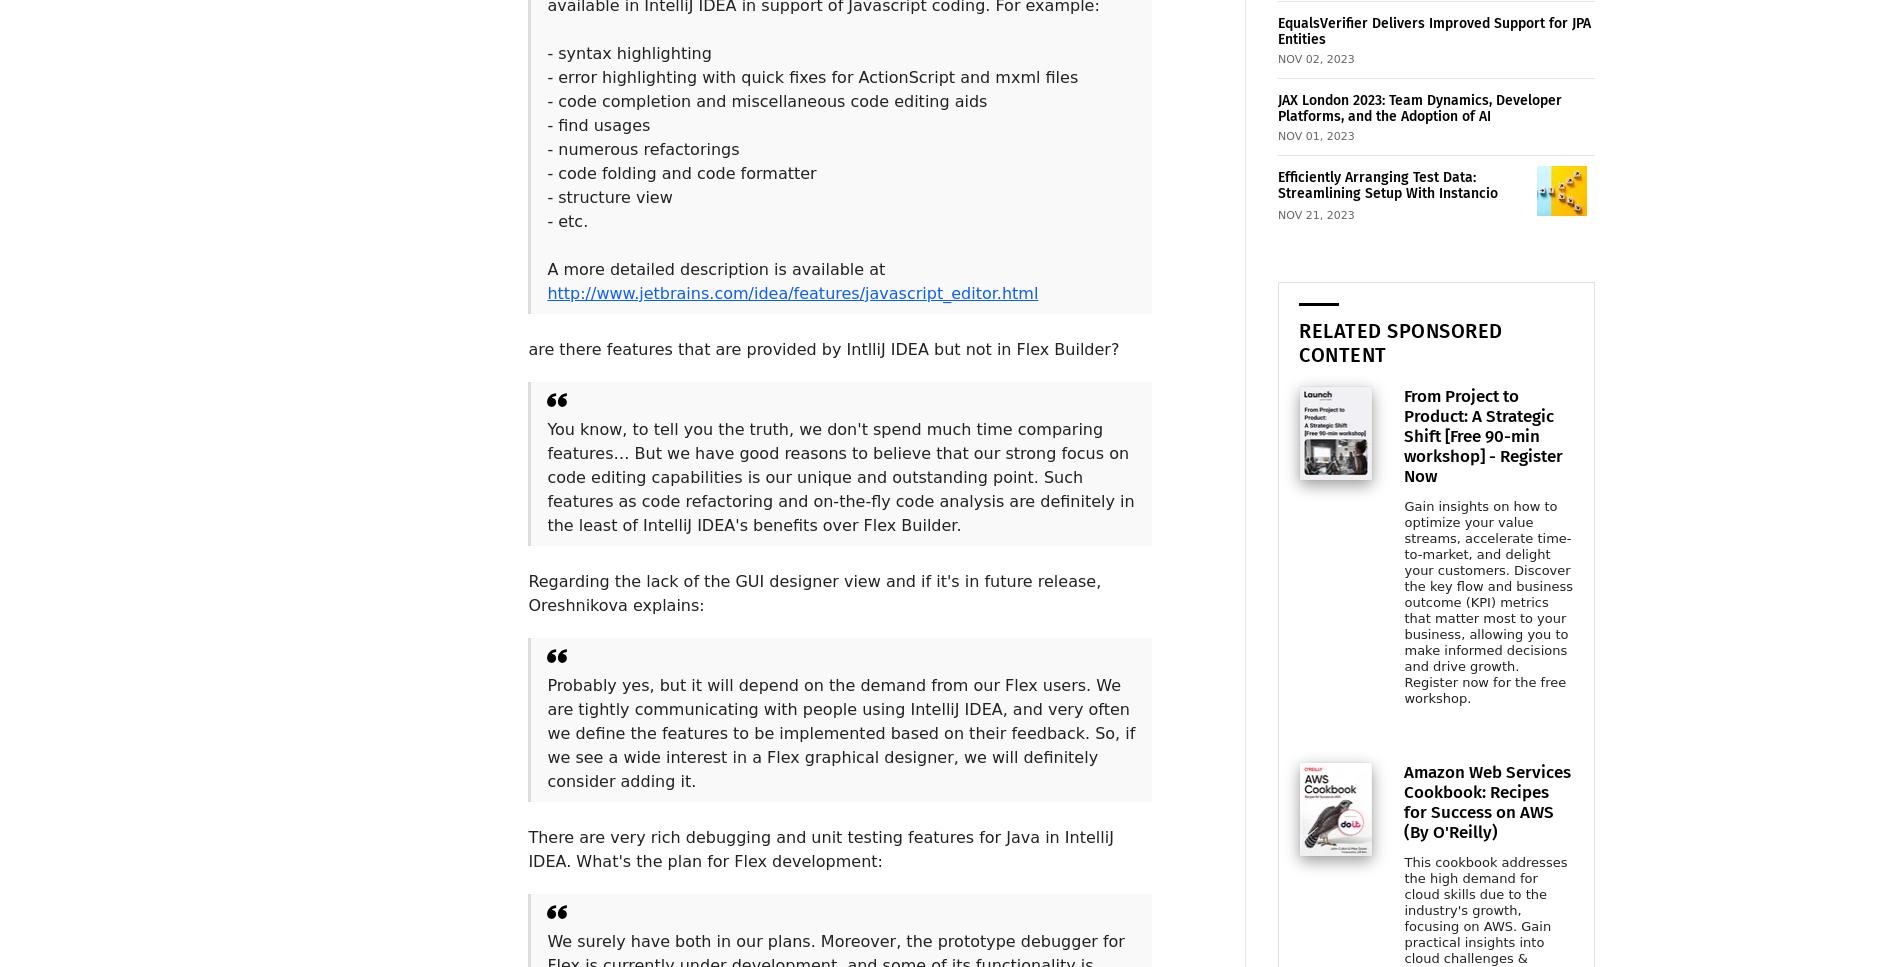  What do you see at coordinates (1386, 185) in the screenshot?
I see `'Efficiently Arranging Test Data: Streamlining Setup With Instancio'` at bounding box center [1386, 185].